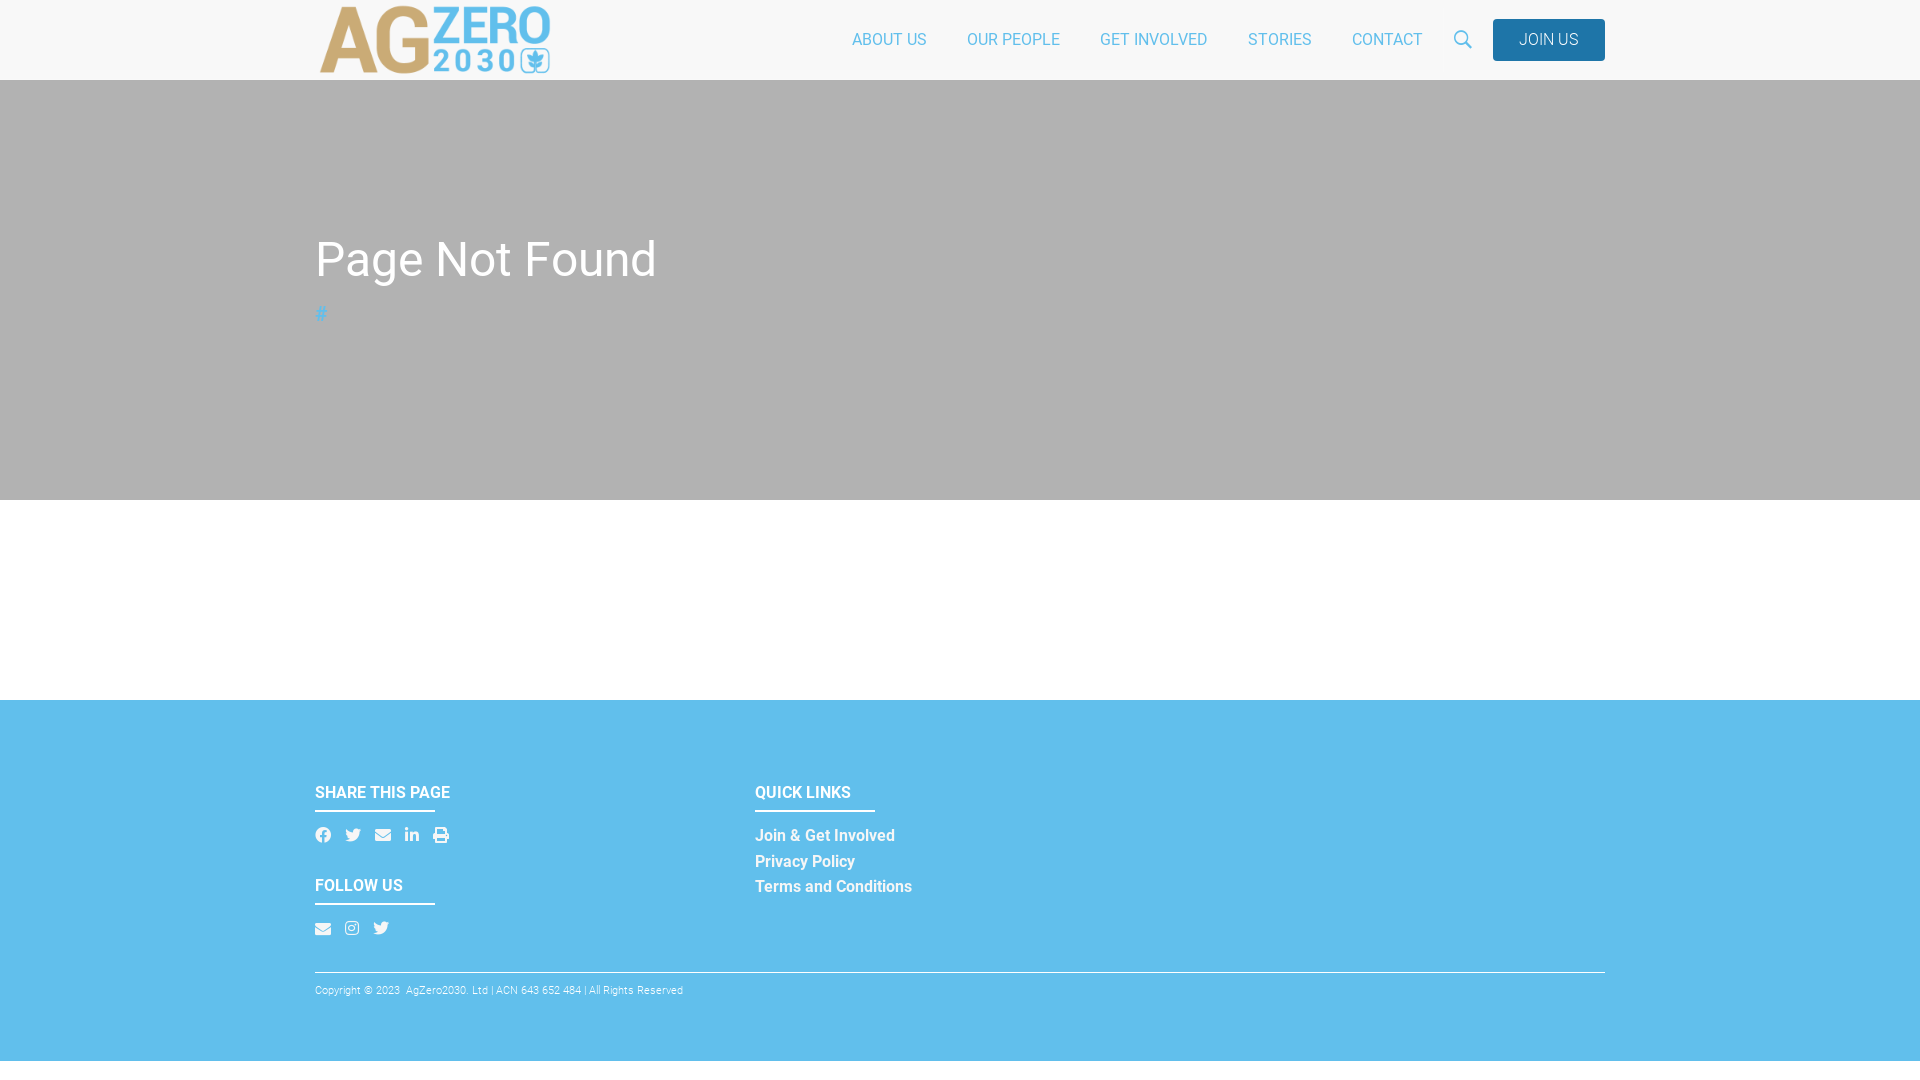 The image size is (1920, 1080). Describe the element at coordinates (1386, 39) in the screenshot. I see `'CONTACT'` at that location.